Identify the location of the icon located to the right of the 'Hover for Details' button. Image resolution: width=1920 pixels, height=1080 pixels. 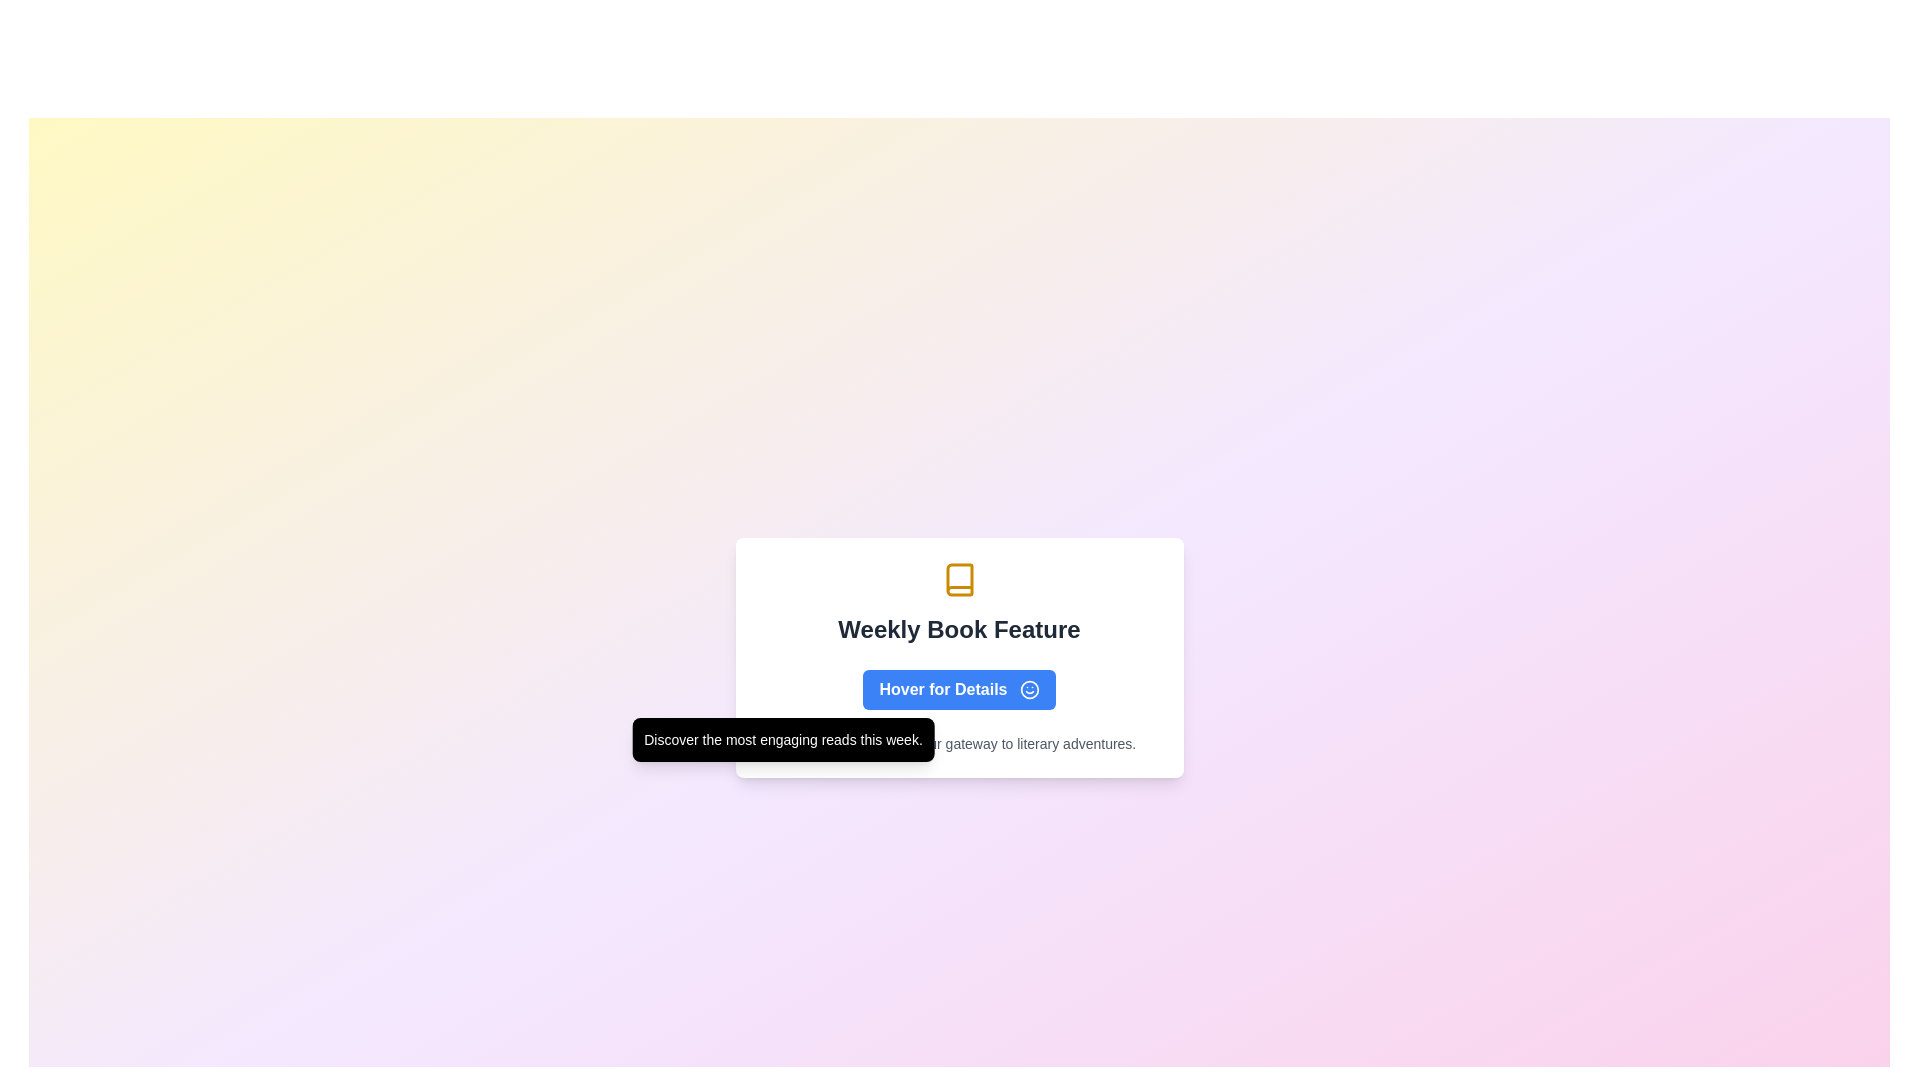
(1029, 689).